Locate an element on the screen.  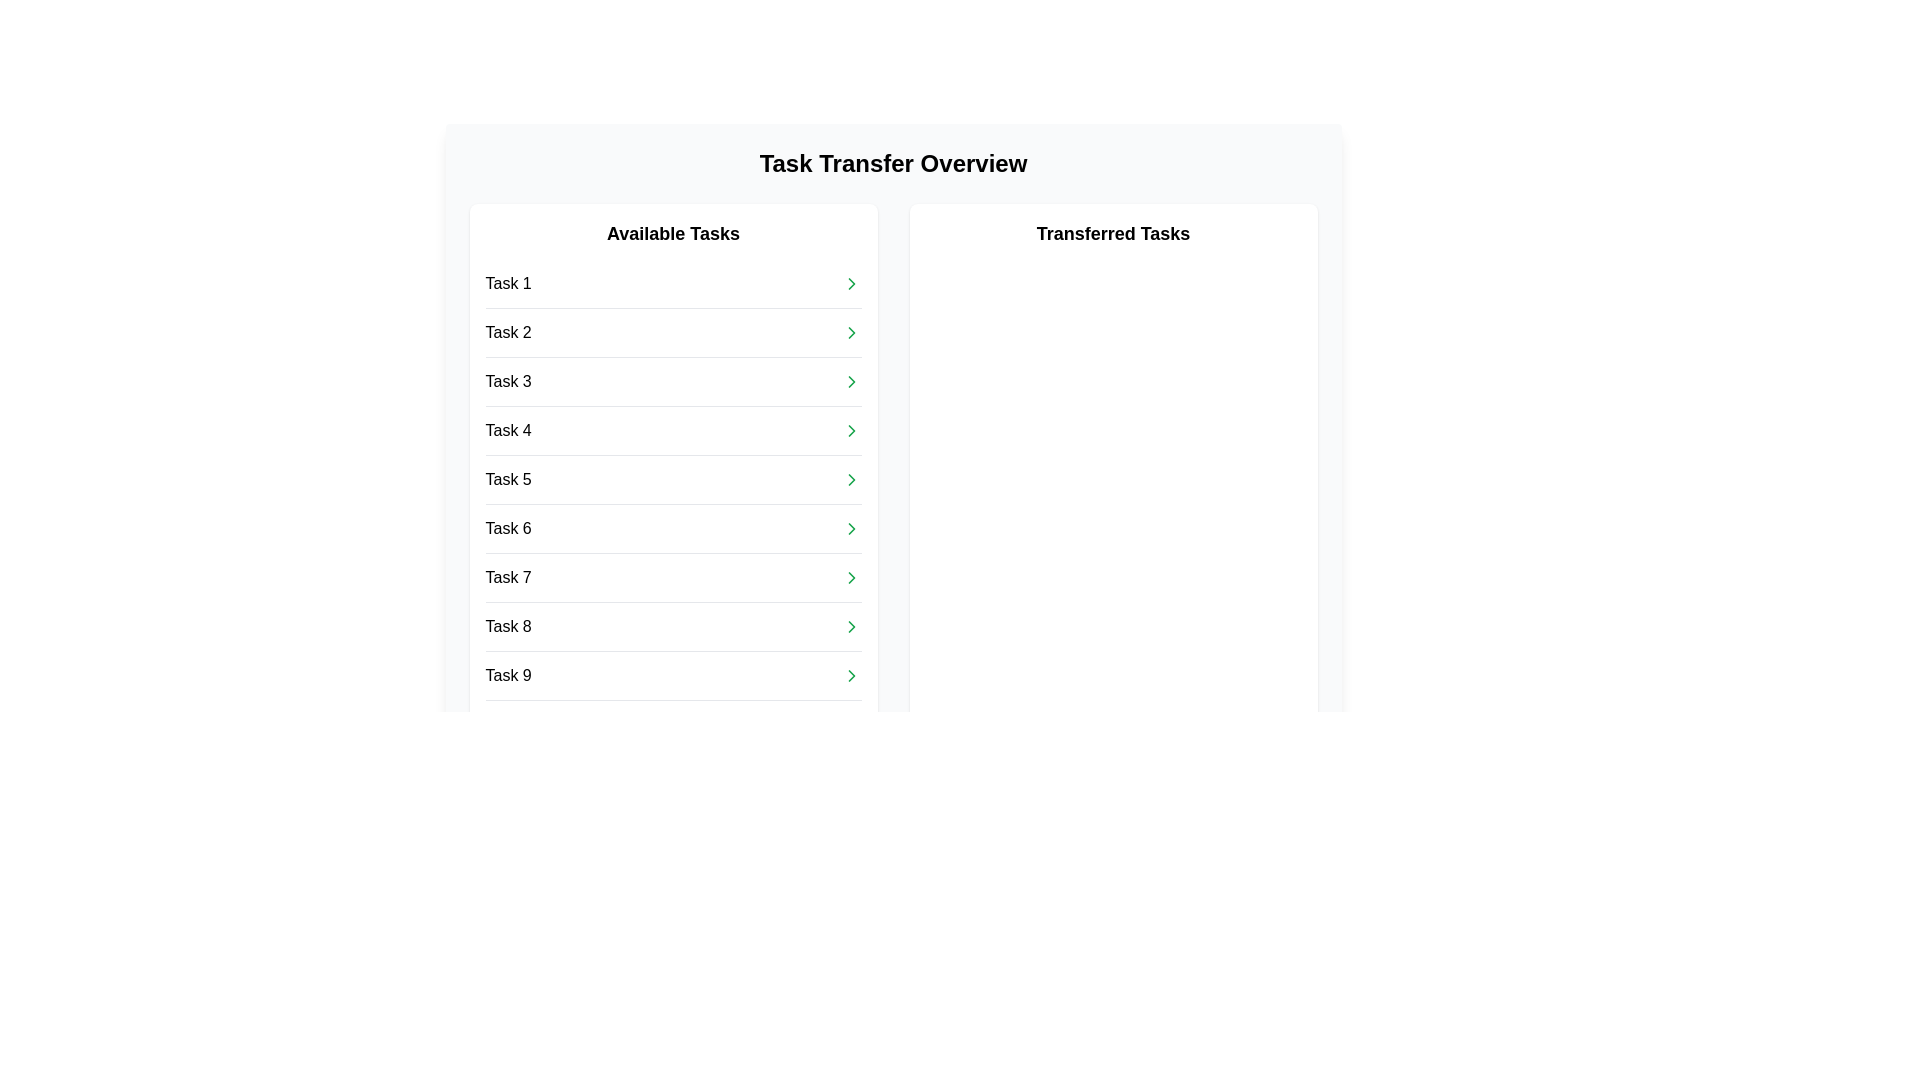
the selectable list item labeled 'Task 3' is located at coordinates (673, 382).